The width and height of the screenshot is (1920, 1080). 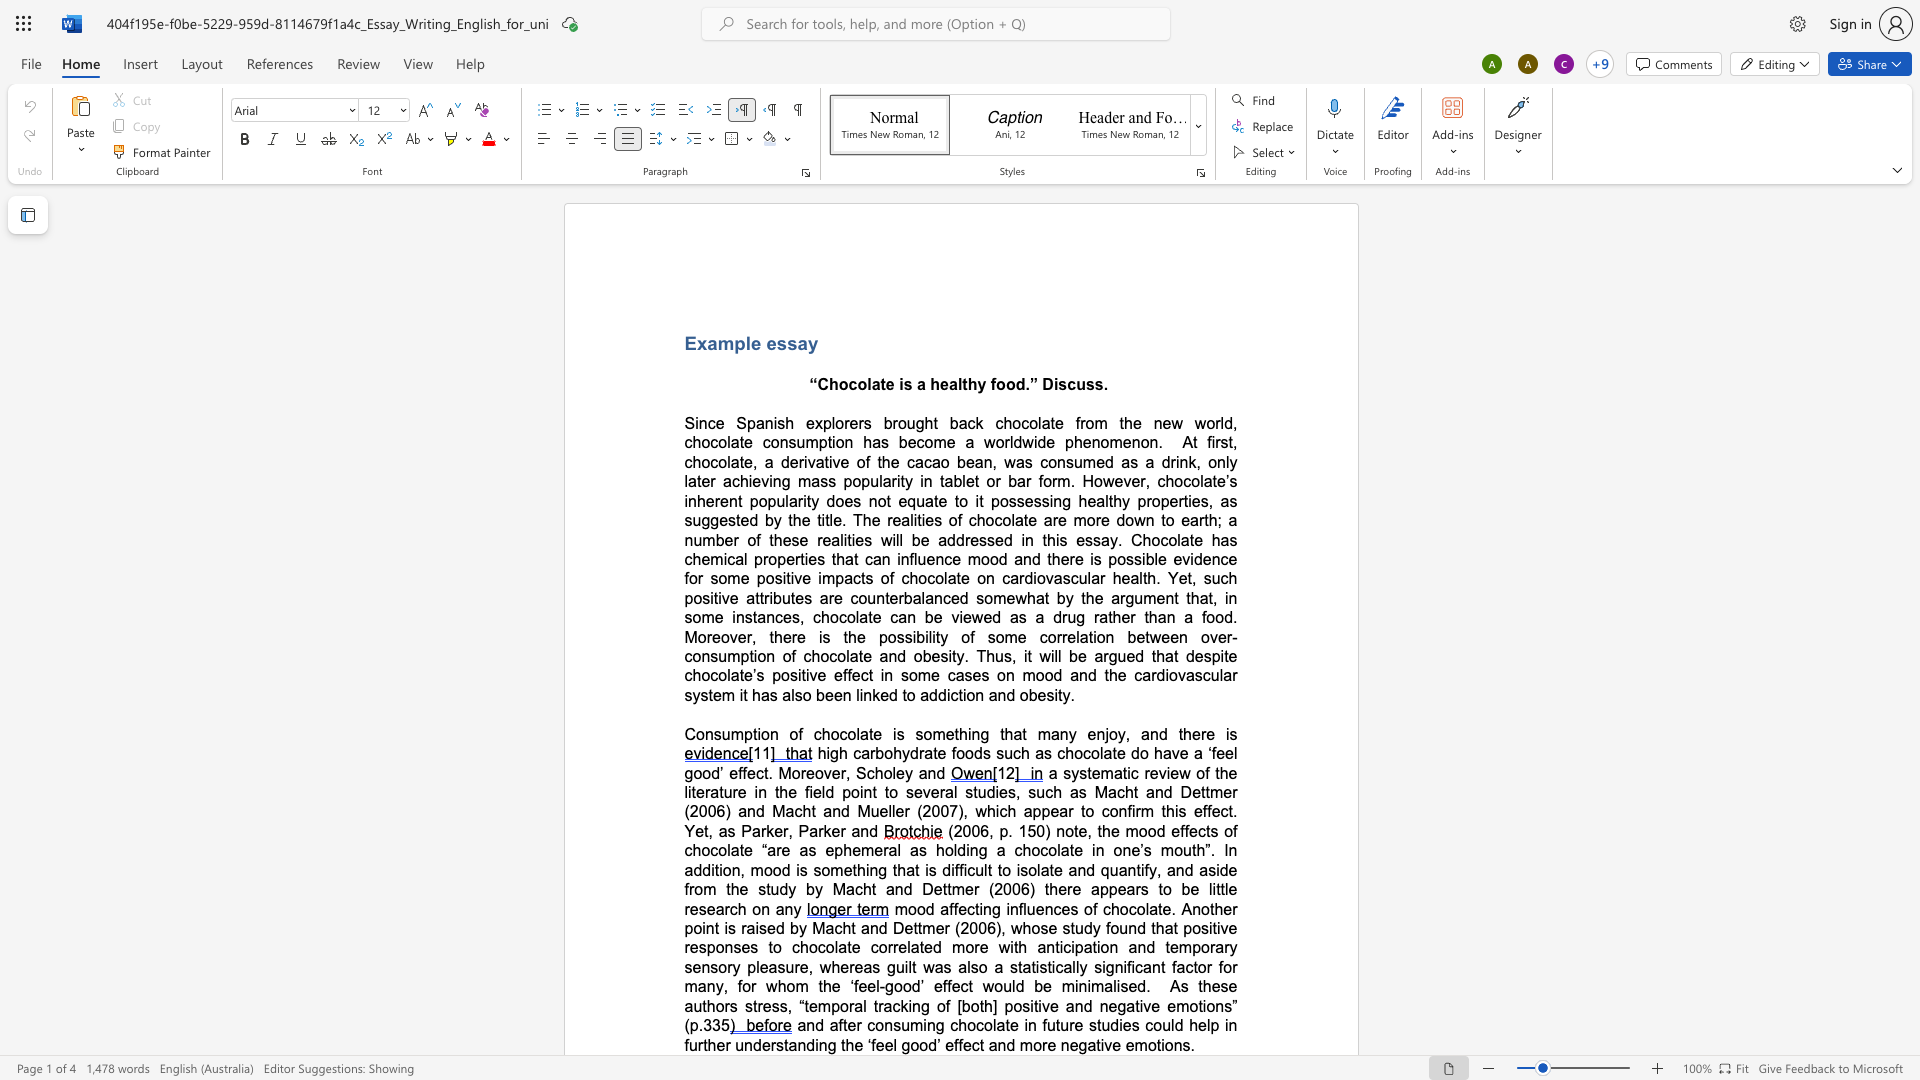 What do you see at coordinates (1142, 811) in the screenshot?
I see `the space between the continuous character "r" and "m" in the text` at bounding box center [1142, 811].